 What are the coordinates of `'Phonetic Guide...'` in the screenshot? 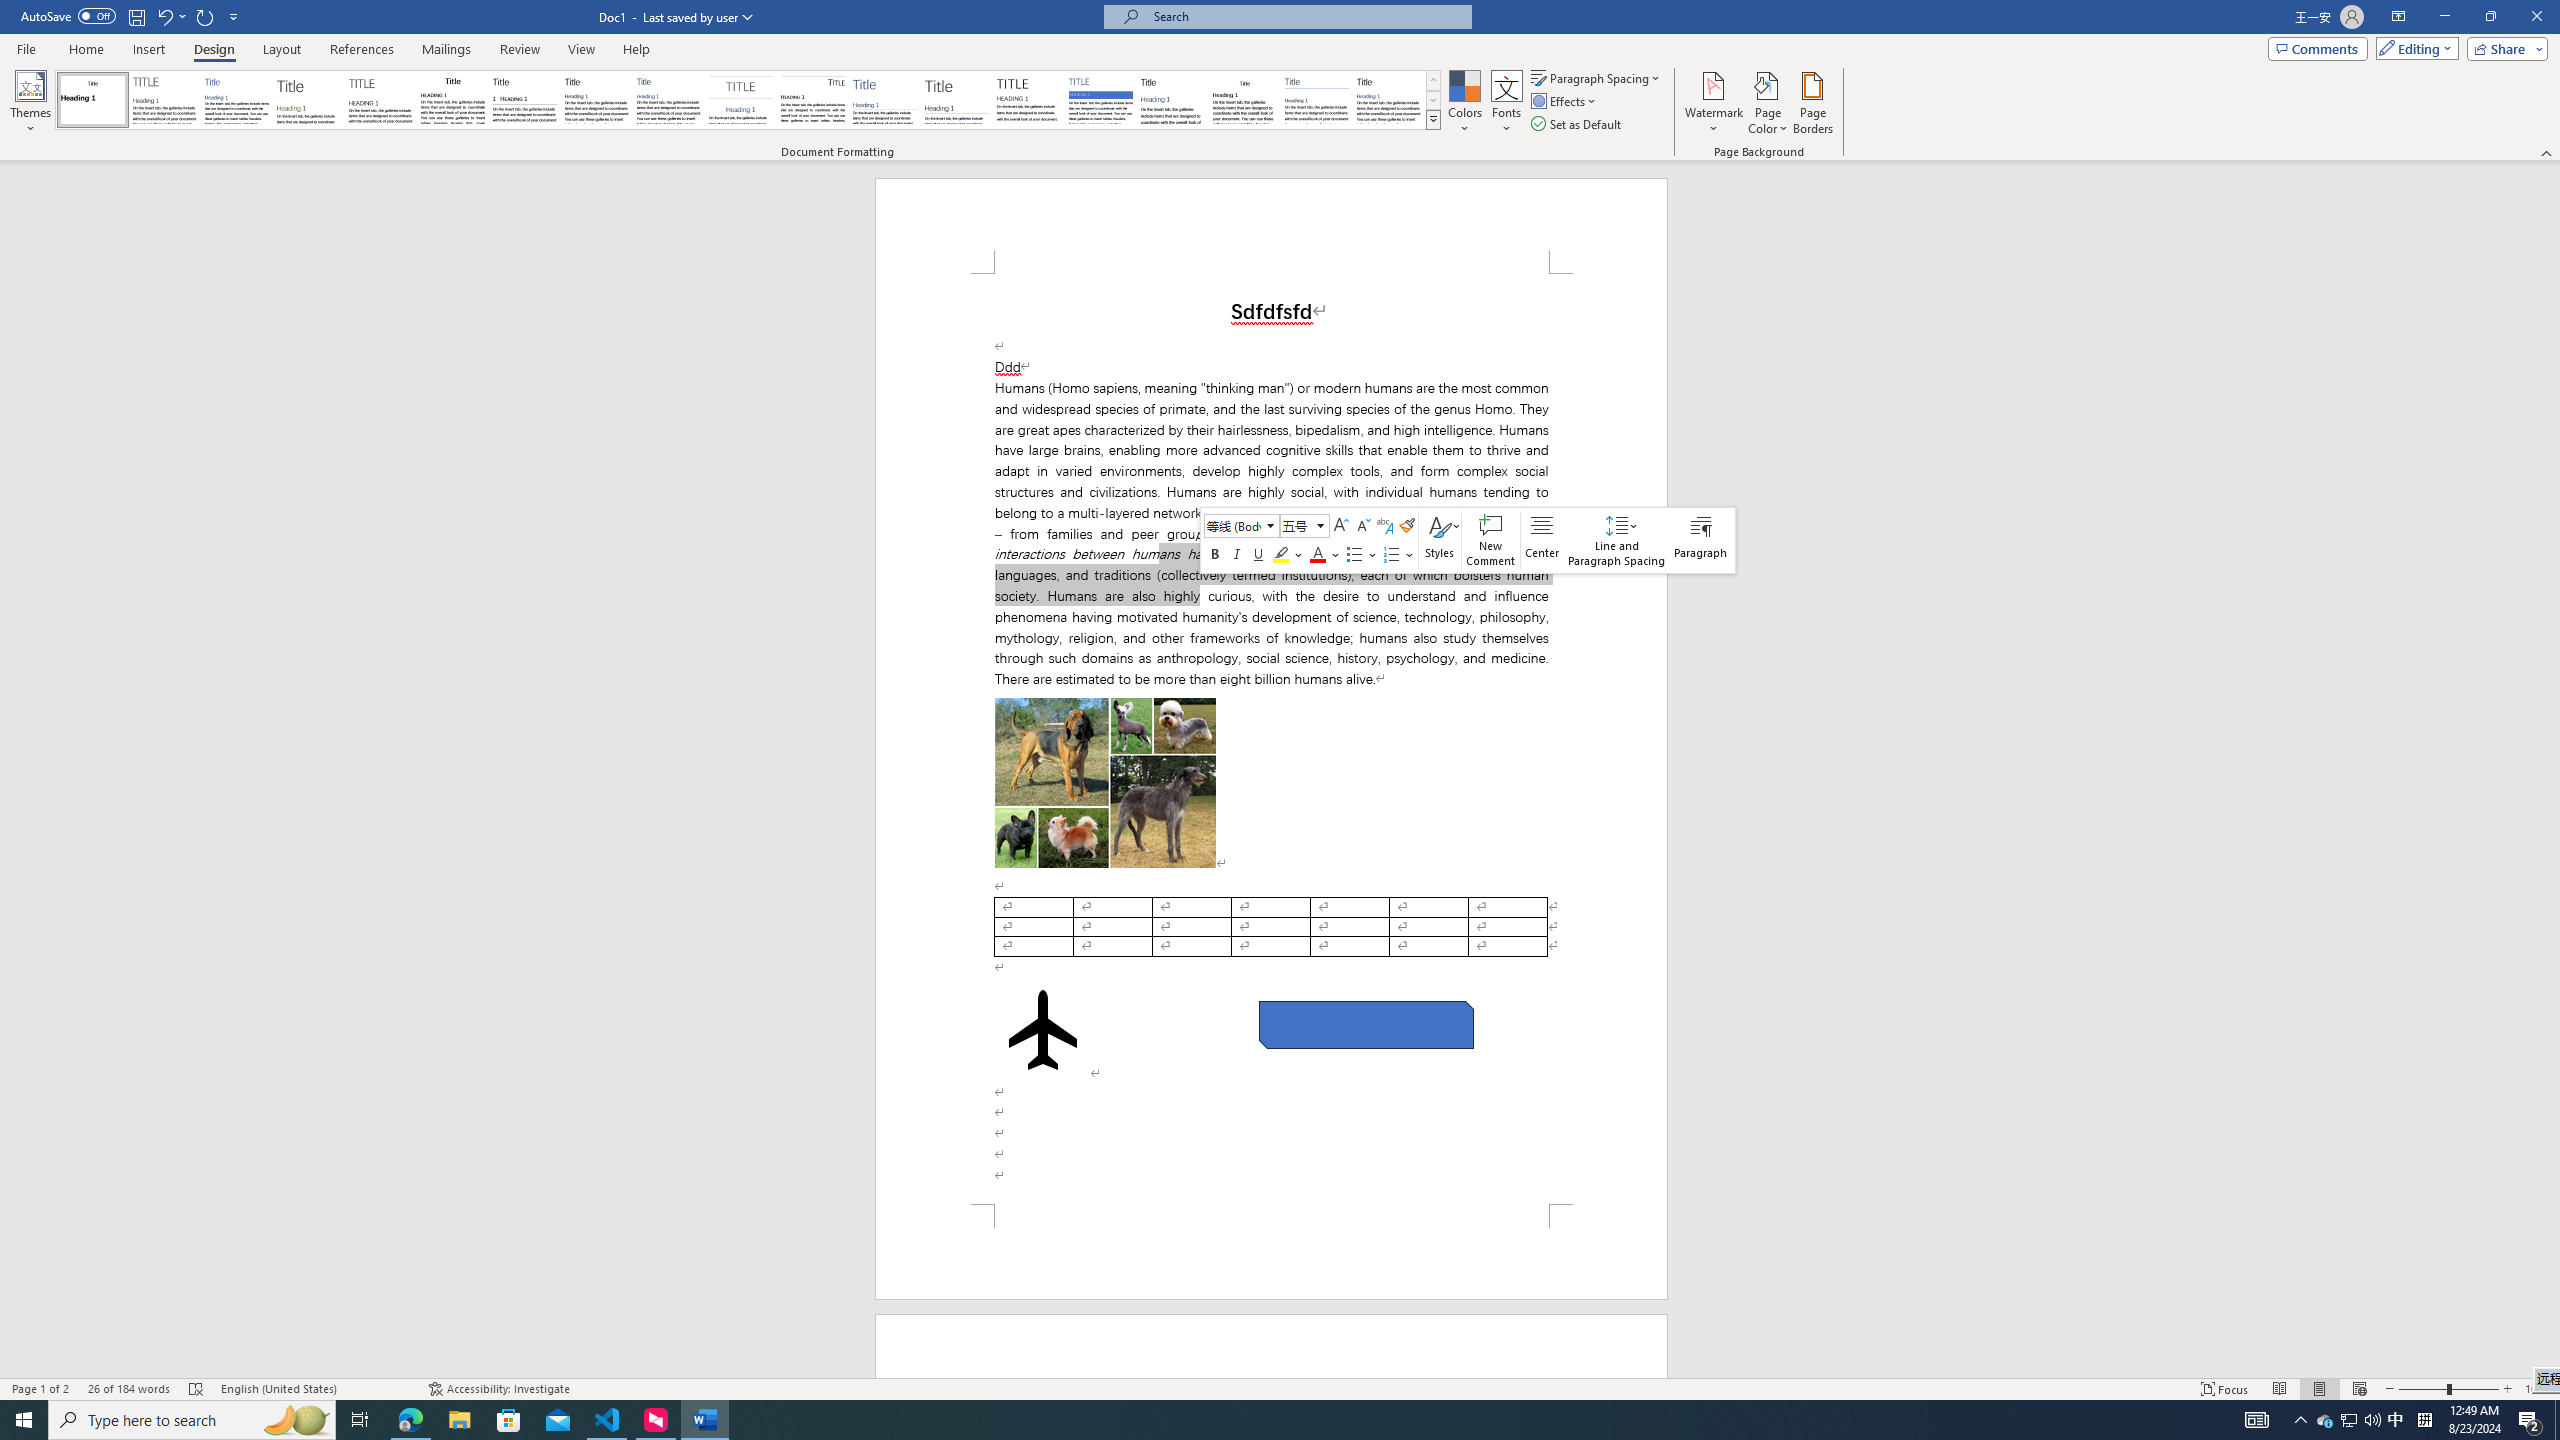 It's located at (1383, 525).